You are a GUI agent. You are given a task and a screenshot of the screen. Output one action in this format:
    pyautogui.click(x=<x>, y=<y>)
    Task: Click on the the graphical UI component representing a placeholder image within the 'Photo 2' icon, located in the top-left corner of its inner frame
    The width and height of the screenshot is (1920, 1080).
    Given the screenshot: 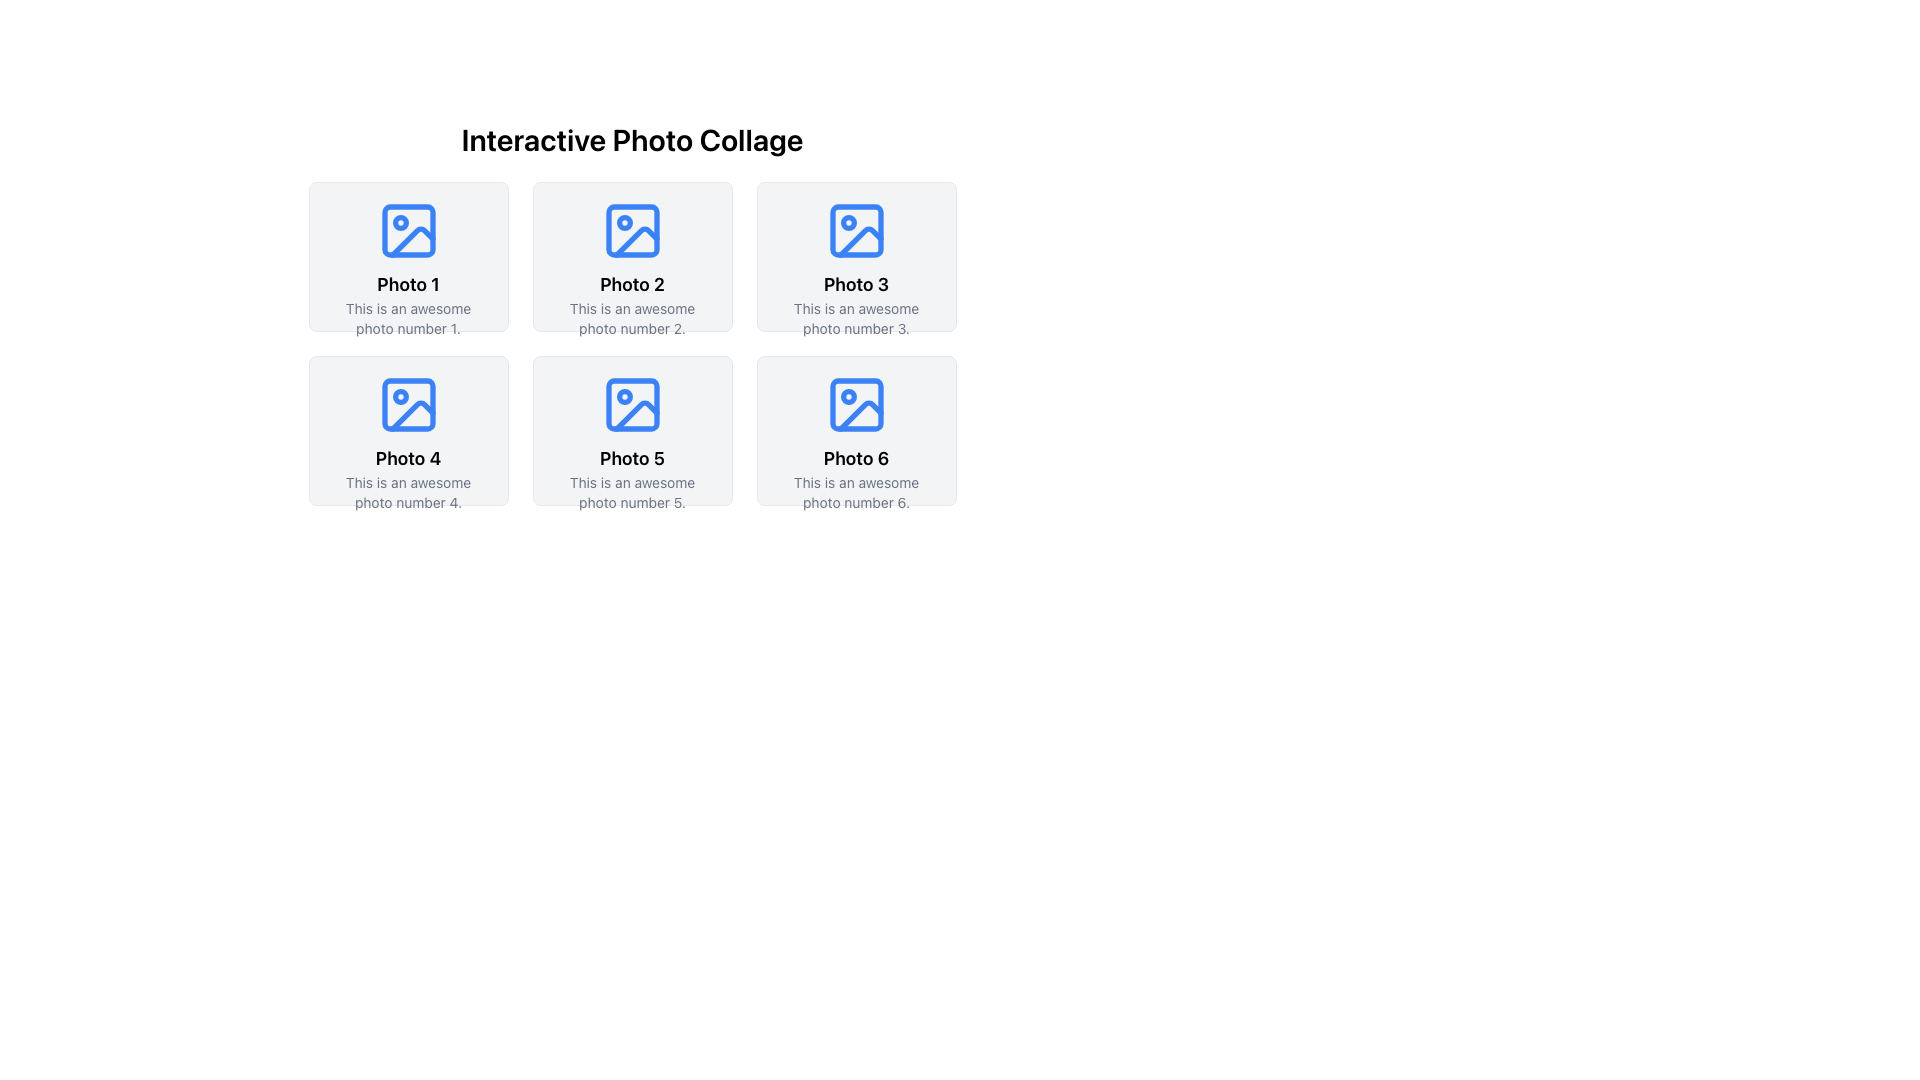 What is the action you would take?
    pyautogui.click(x=631, y=230)
    